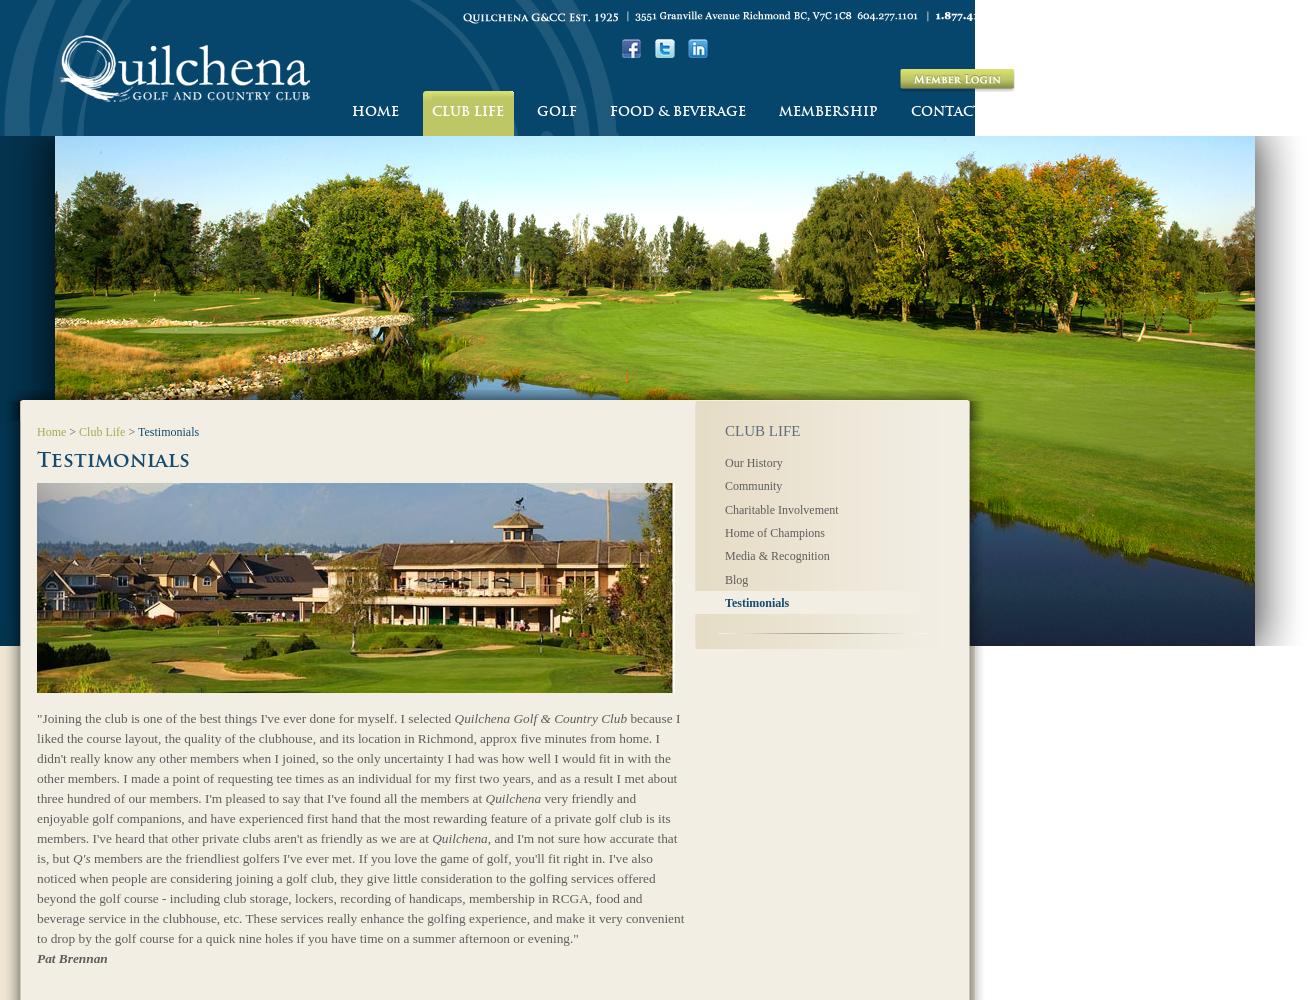 This screenshot has width=1308, height=1000. Describe the element at coordinates (79, 432) in the screenshot. I see `'Club Life'` at that location.